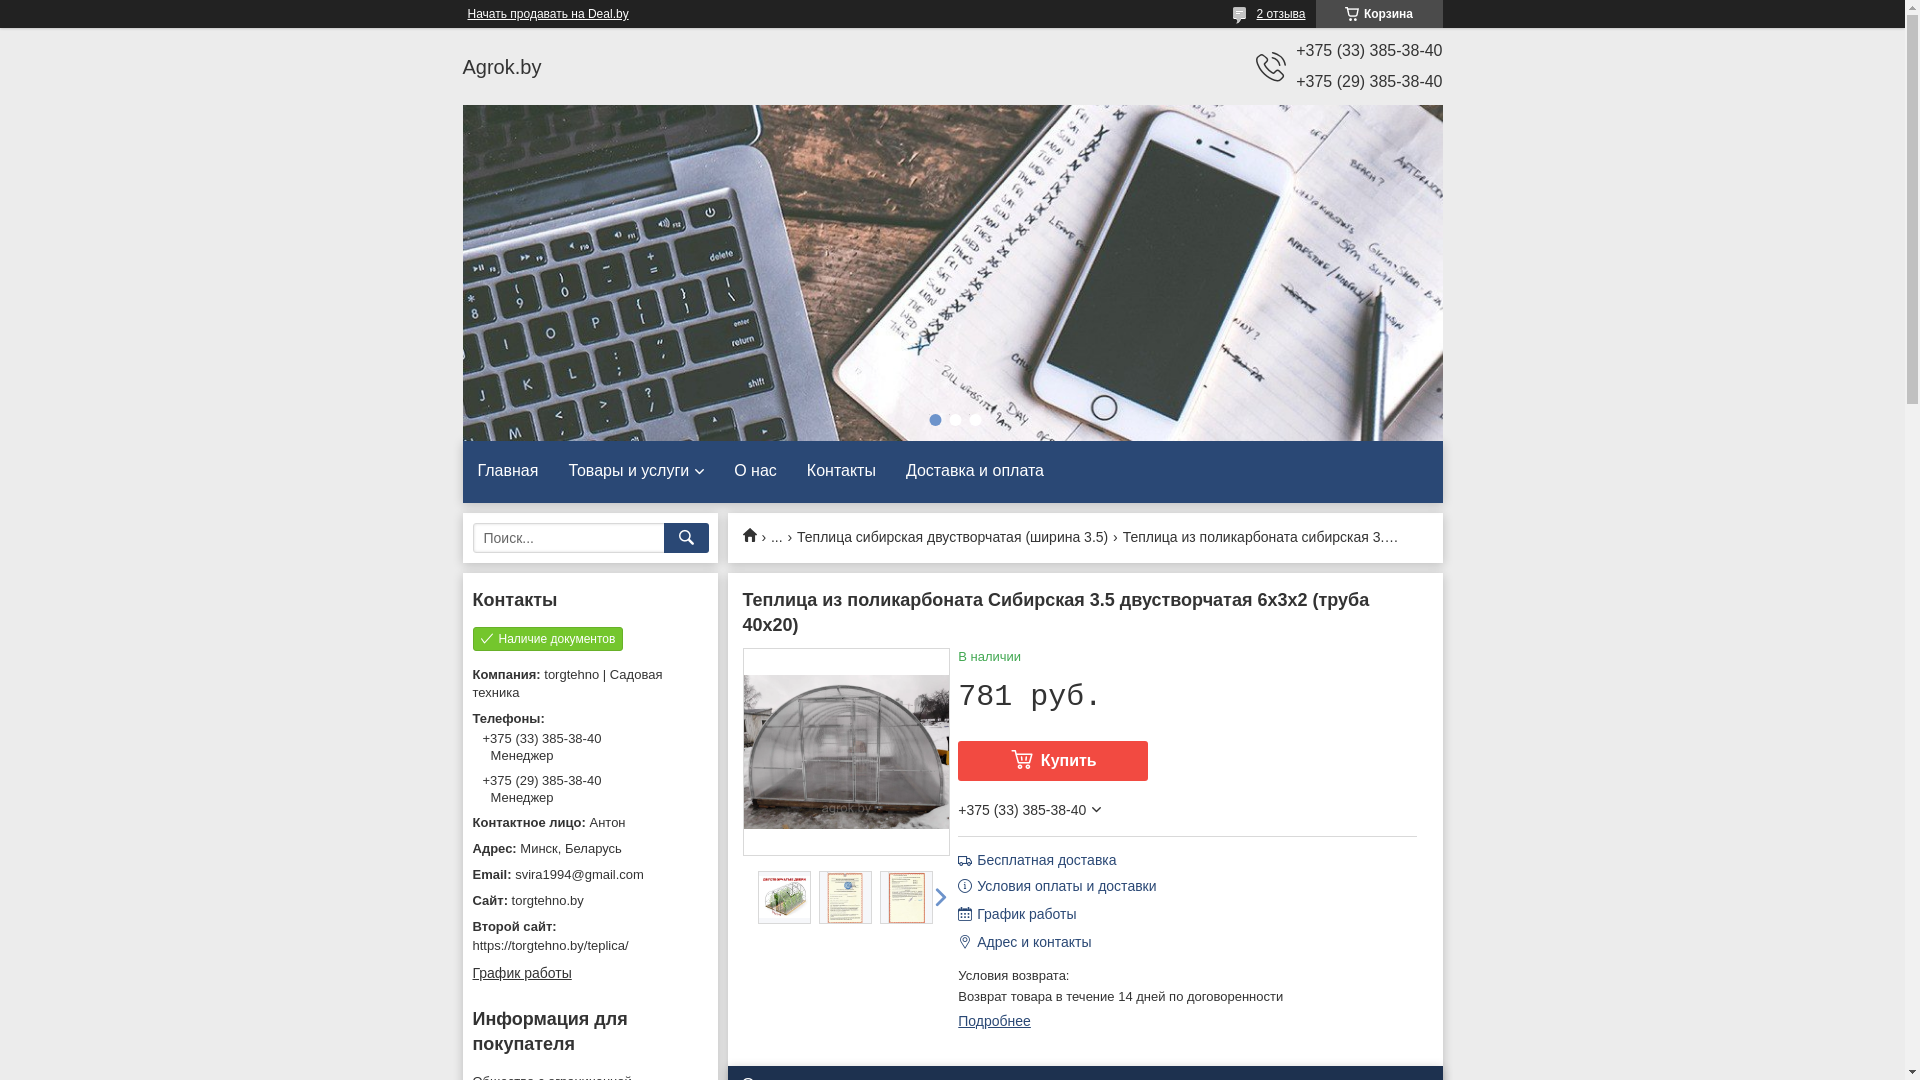 The width and height of the screenshot is (1920, 1080). What do you see at coordinates (470, 901) in the screenshot?
I see `'torgtehno.by'` at bounding box center [470, 901].